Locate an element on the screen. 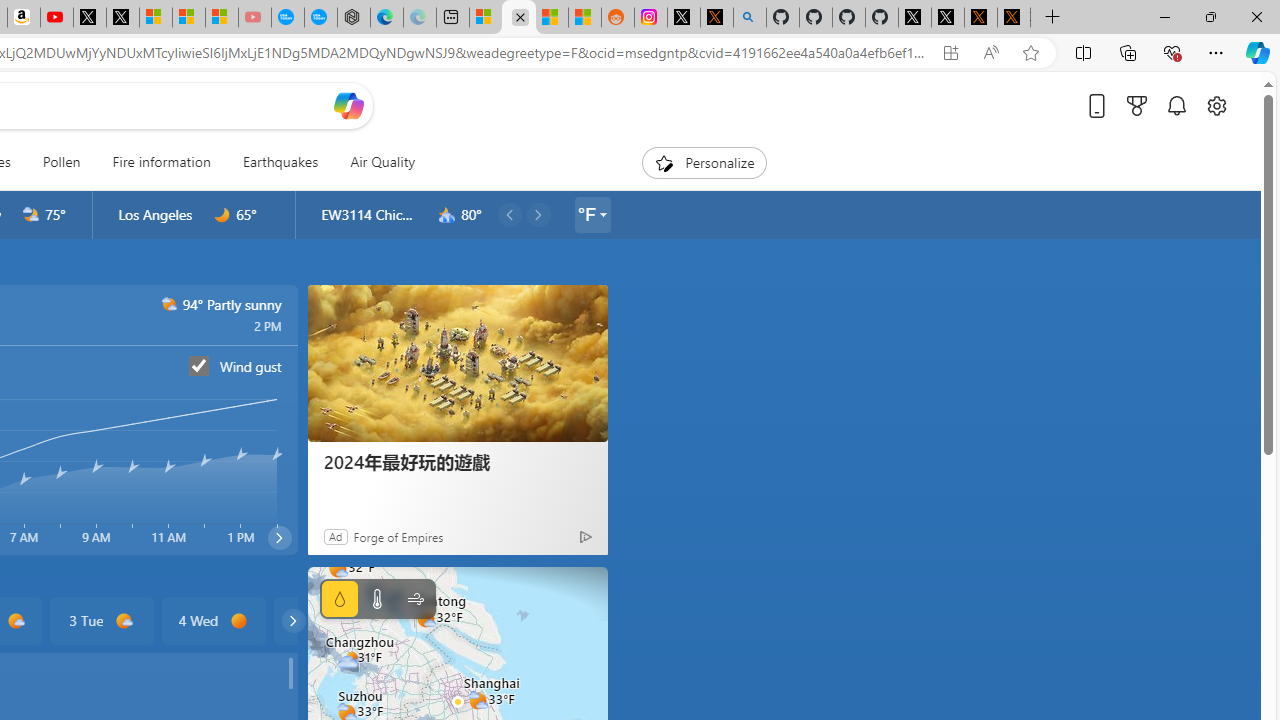 The width and height of the screenshot is (1280, 720). 'github - Search' is located at coordinates (748, 17).